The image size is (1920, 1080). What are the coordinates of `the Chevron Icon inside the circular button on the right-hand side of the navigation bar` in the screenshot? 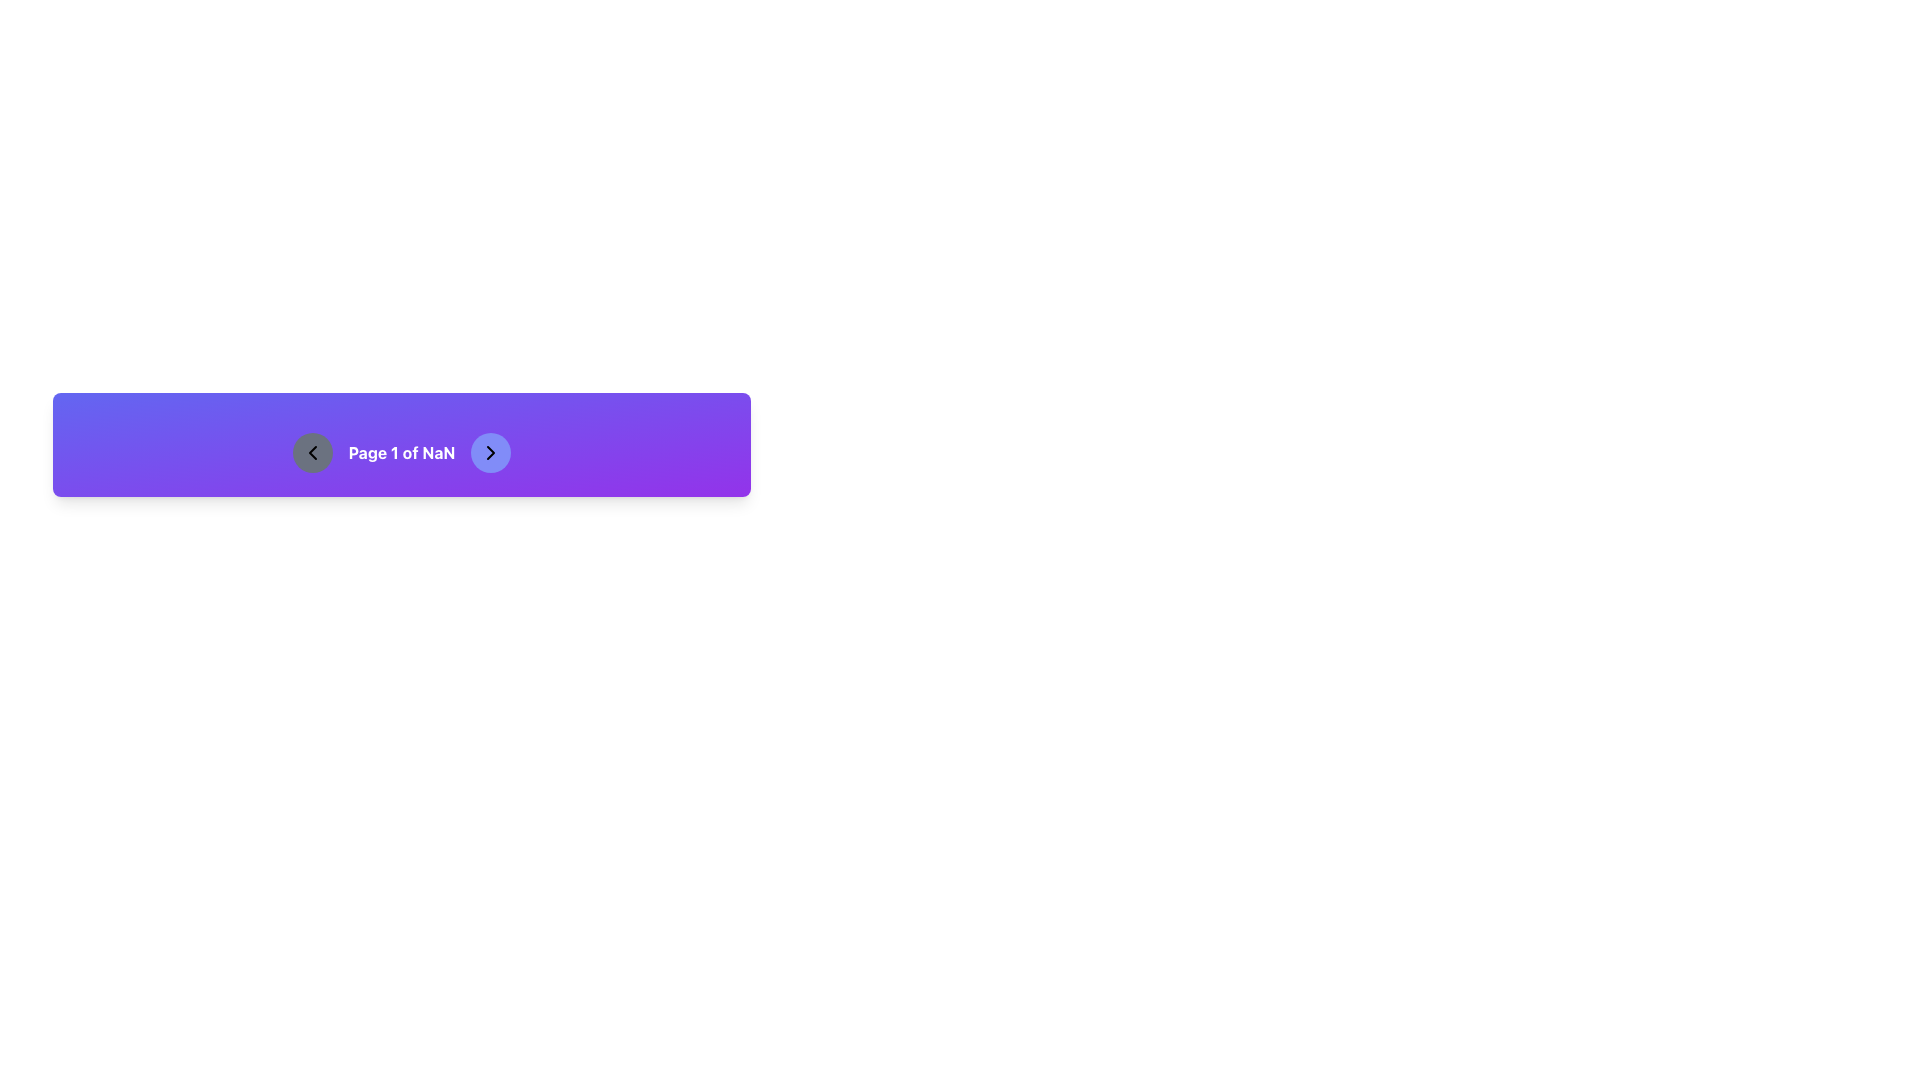 It's located at (491, 452).